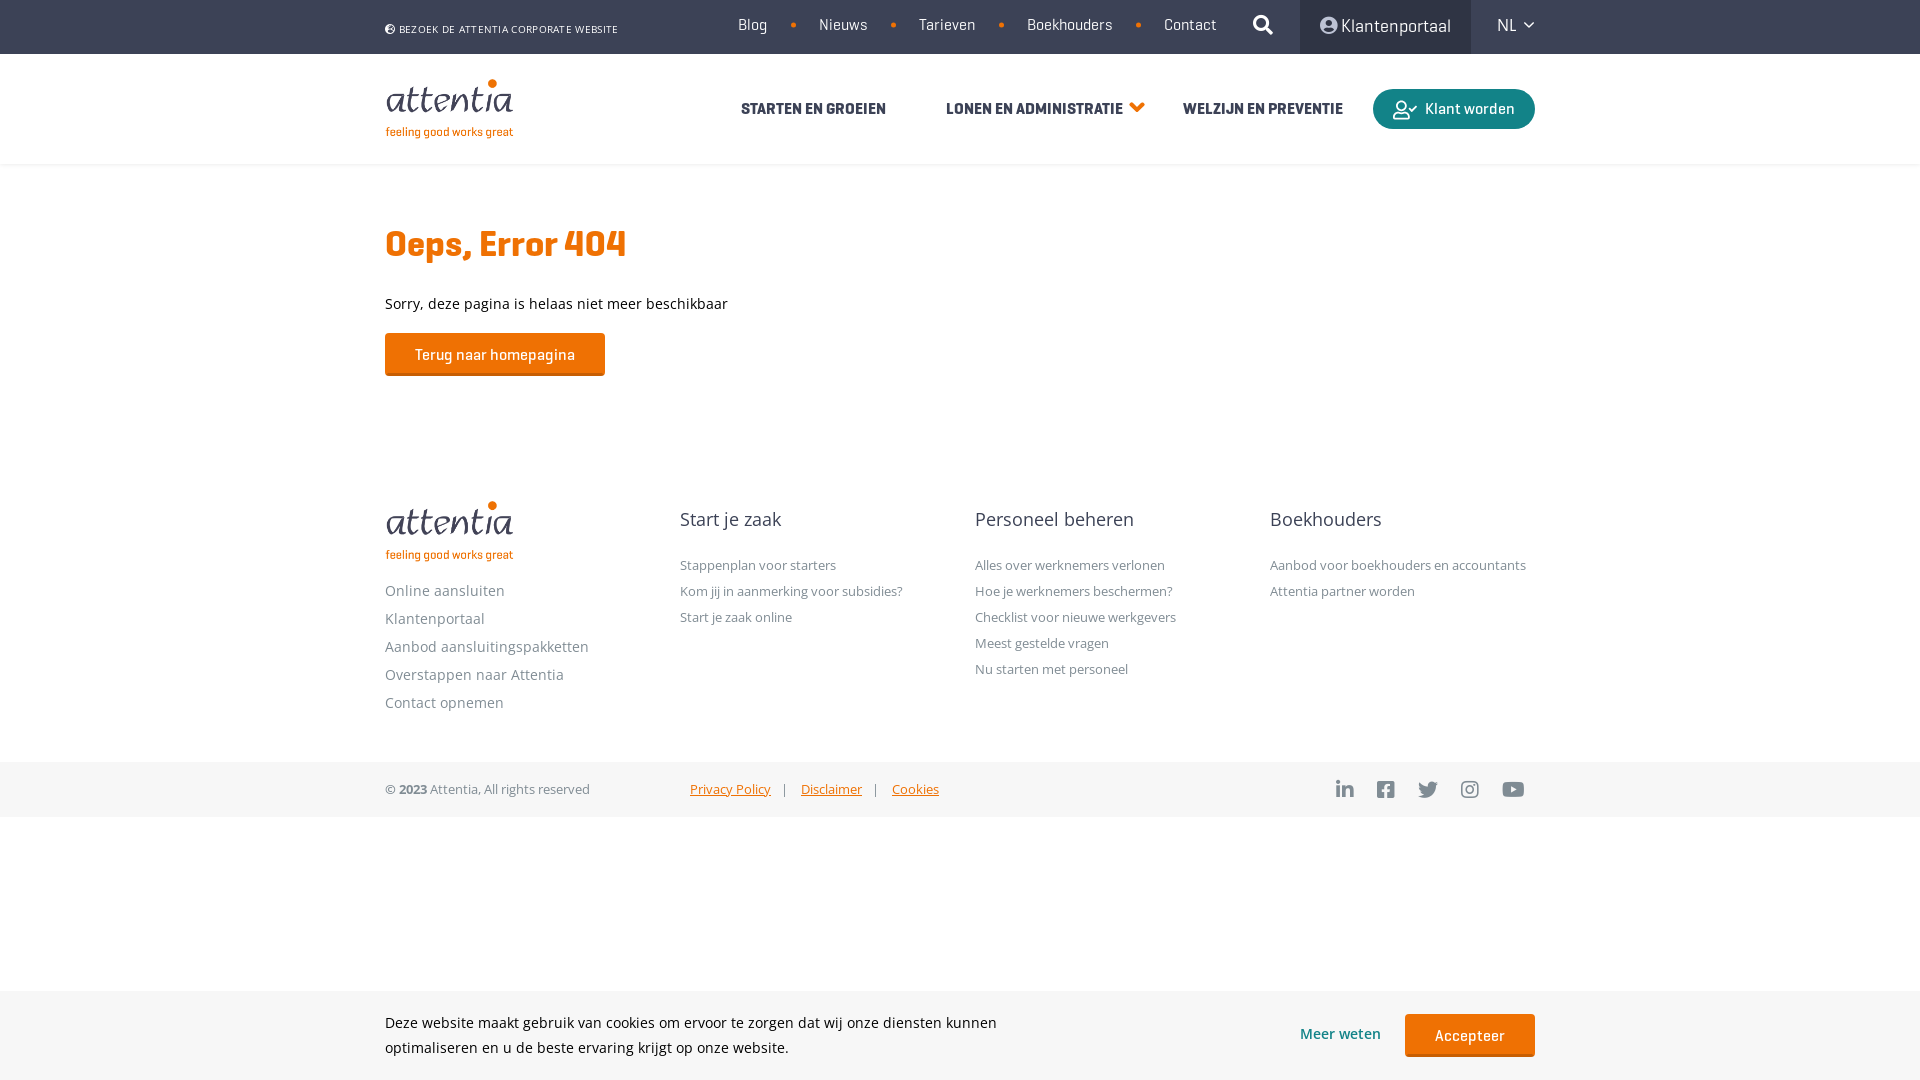 Image resolution: width=1920 pixels, height=1080 pixels. Describe the element at coordinates (384, 647) in the screenshot. I see `'Aanbod aansluitingspakketten'` at that location.